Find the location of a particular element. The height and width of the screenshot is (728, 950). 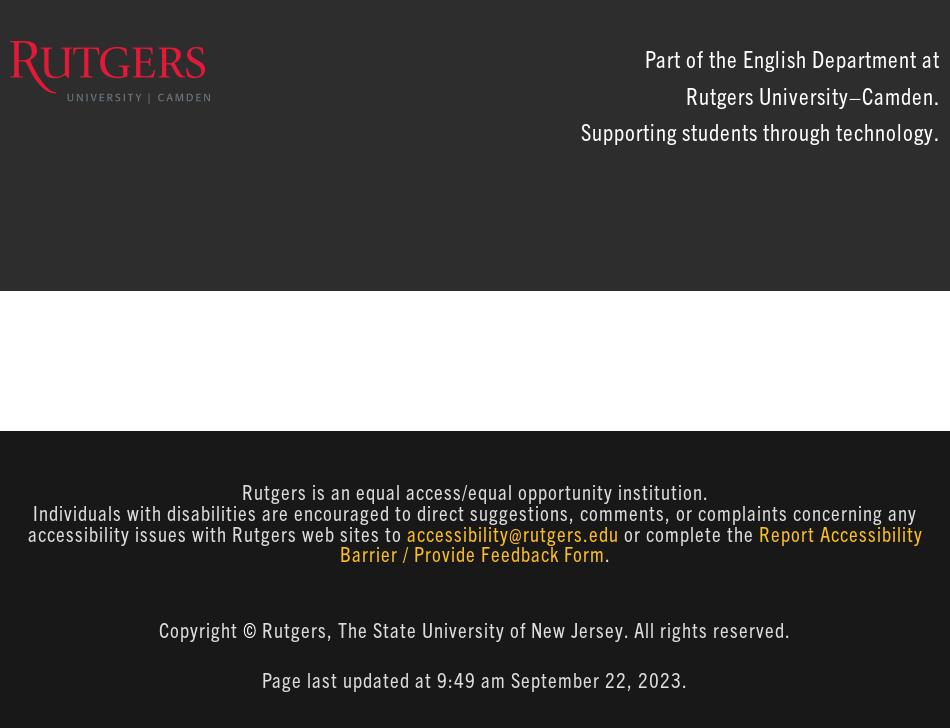

'Page last updated at' is located at coordinates (261, 679).